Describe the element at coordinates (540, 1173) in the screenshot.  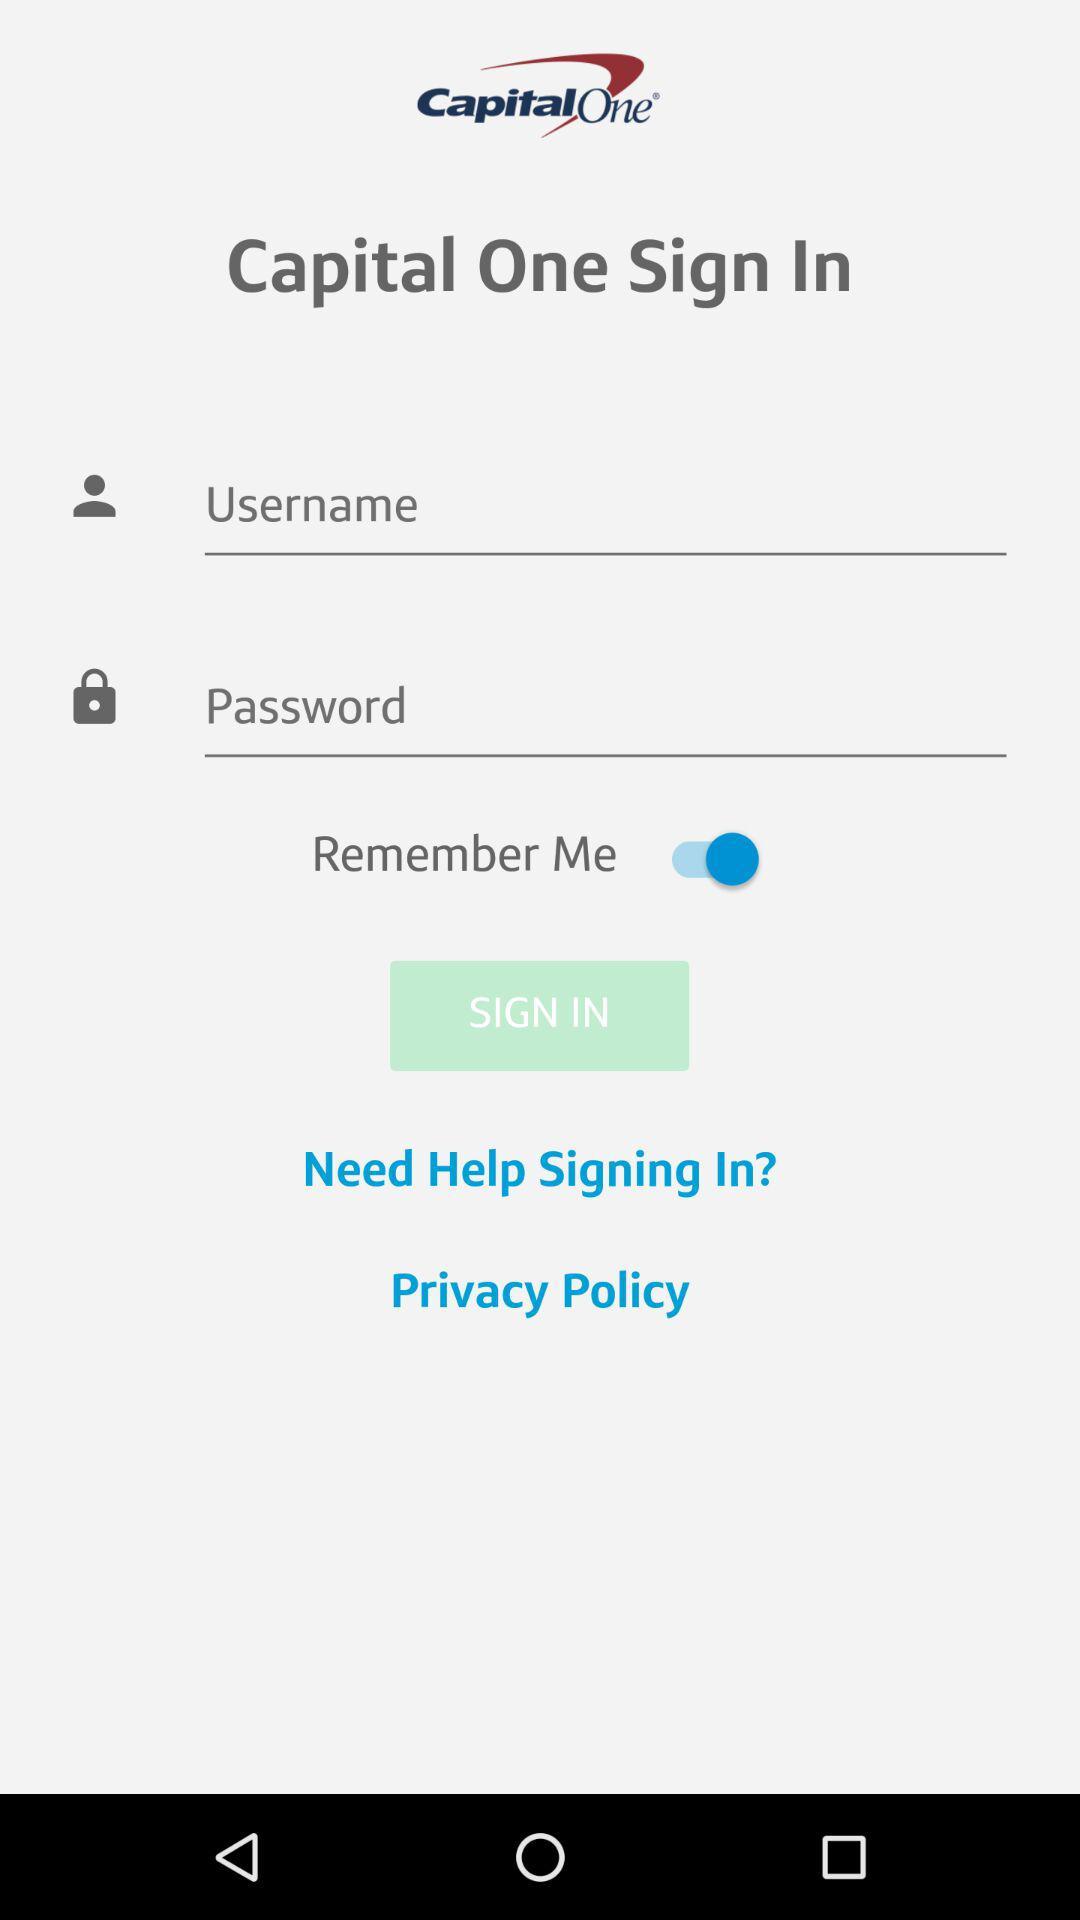
I see `item above the privacy policy item` at that location.